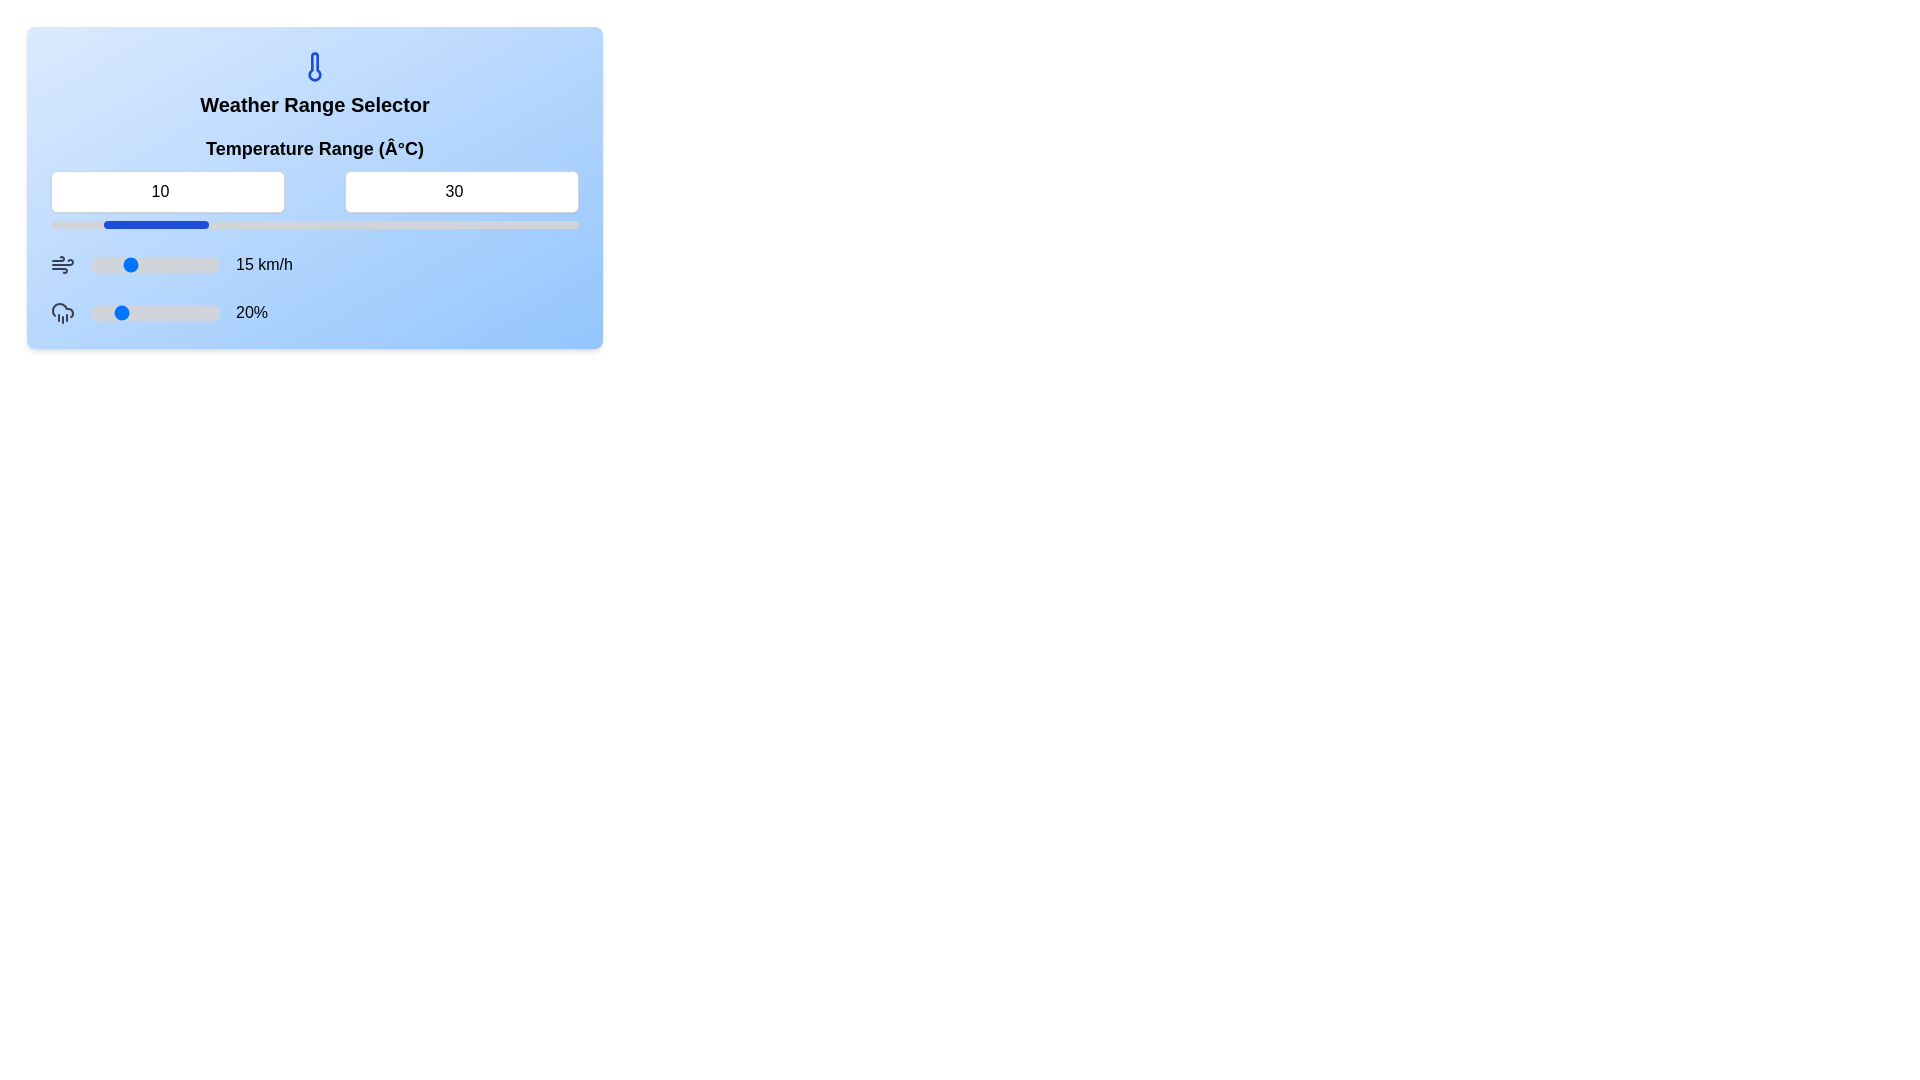 This screenshot has height=1080, width=1920. Describe the element at coordinates (139, 264) in the screenshot. I see `the speed` at that location.